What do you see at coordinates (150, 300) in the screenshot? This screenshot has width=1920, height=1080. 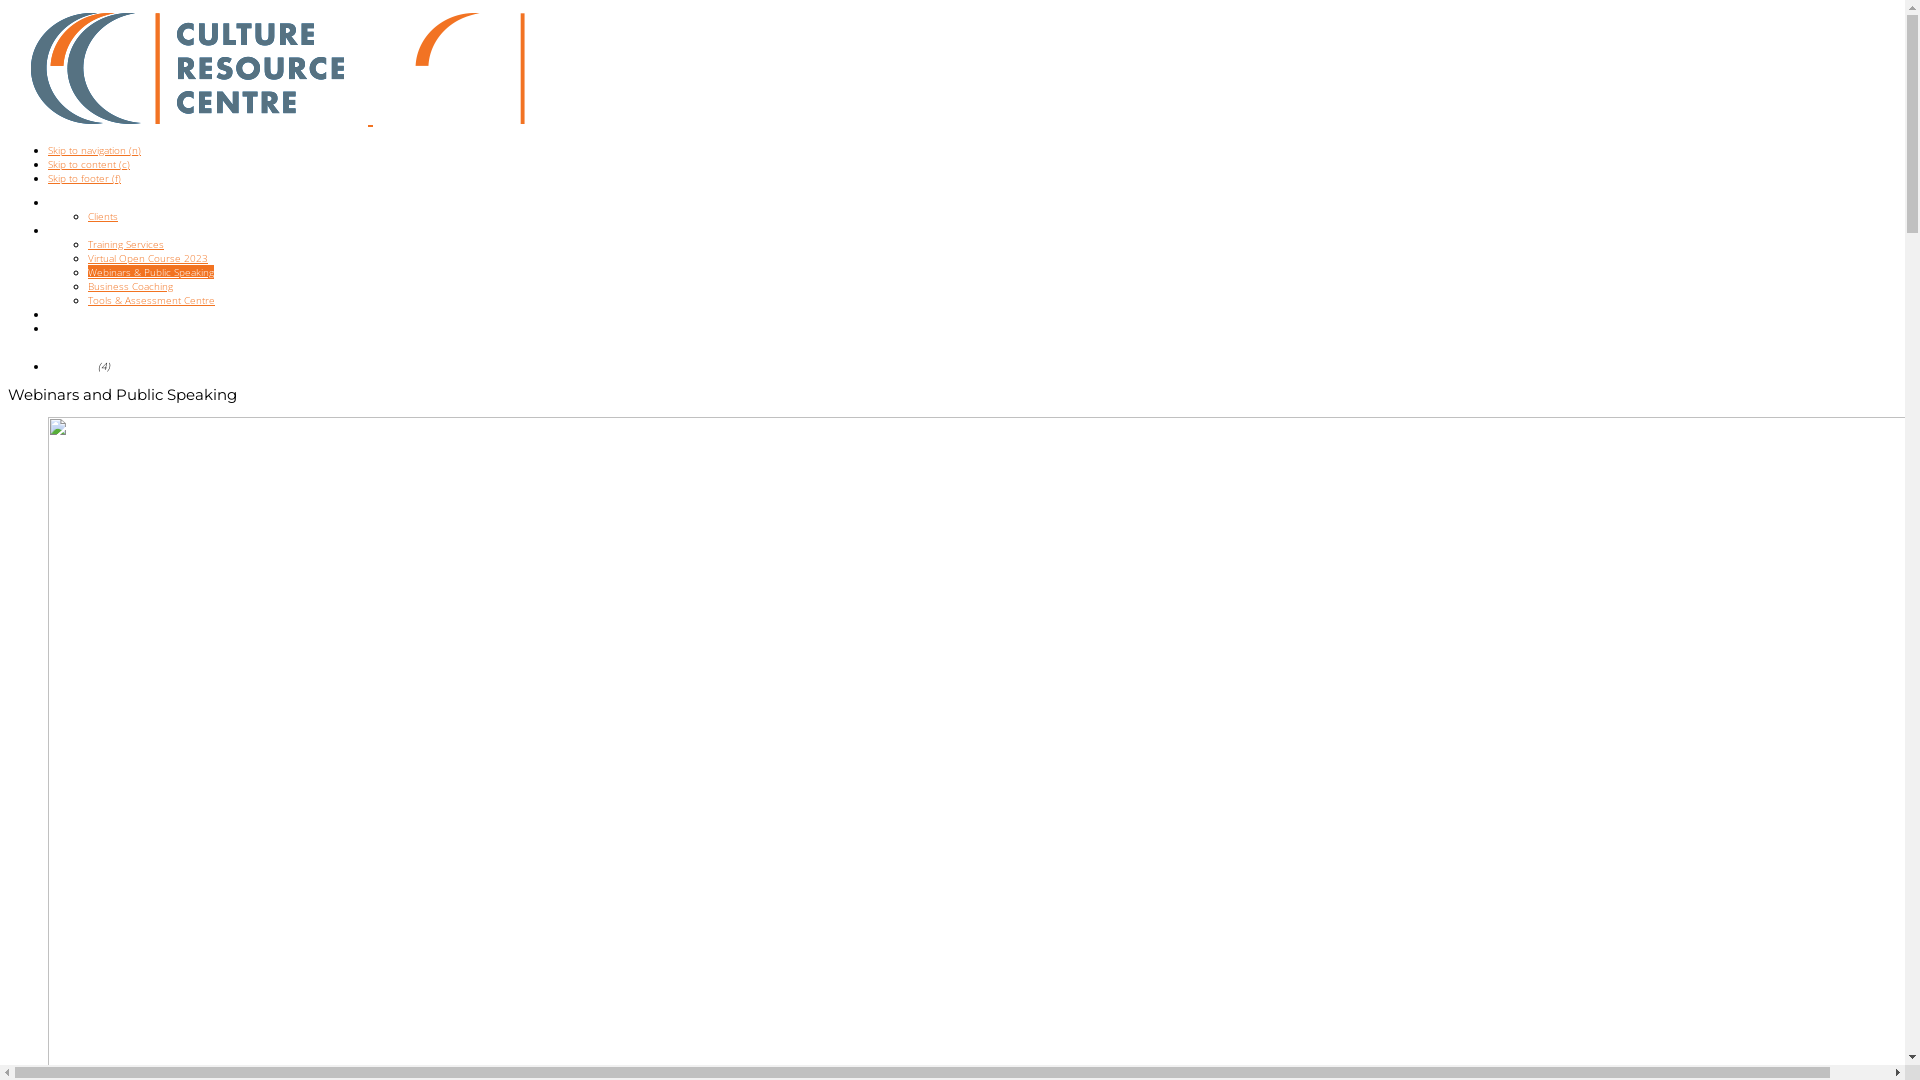 I see `'Tools & Assessment Centre'` at bounding box center [150, 300].